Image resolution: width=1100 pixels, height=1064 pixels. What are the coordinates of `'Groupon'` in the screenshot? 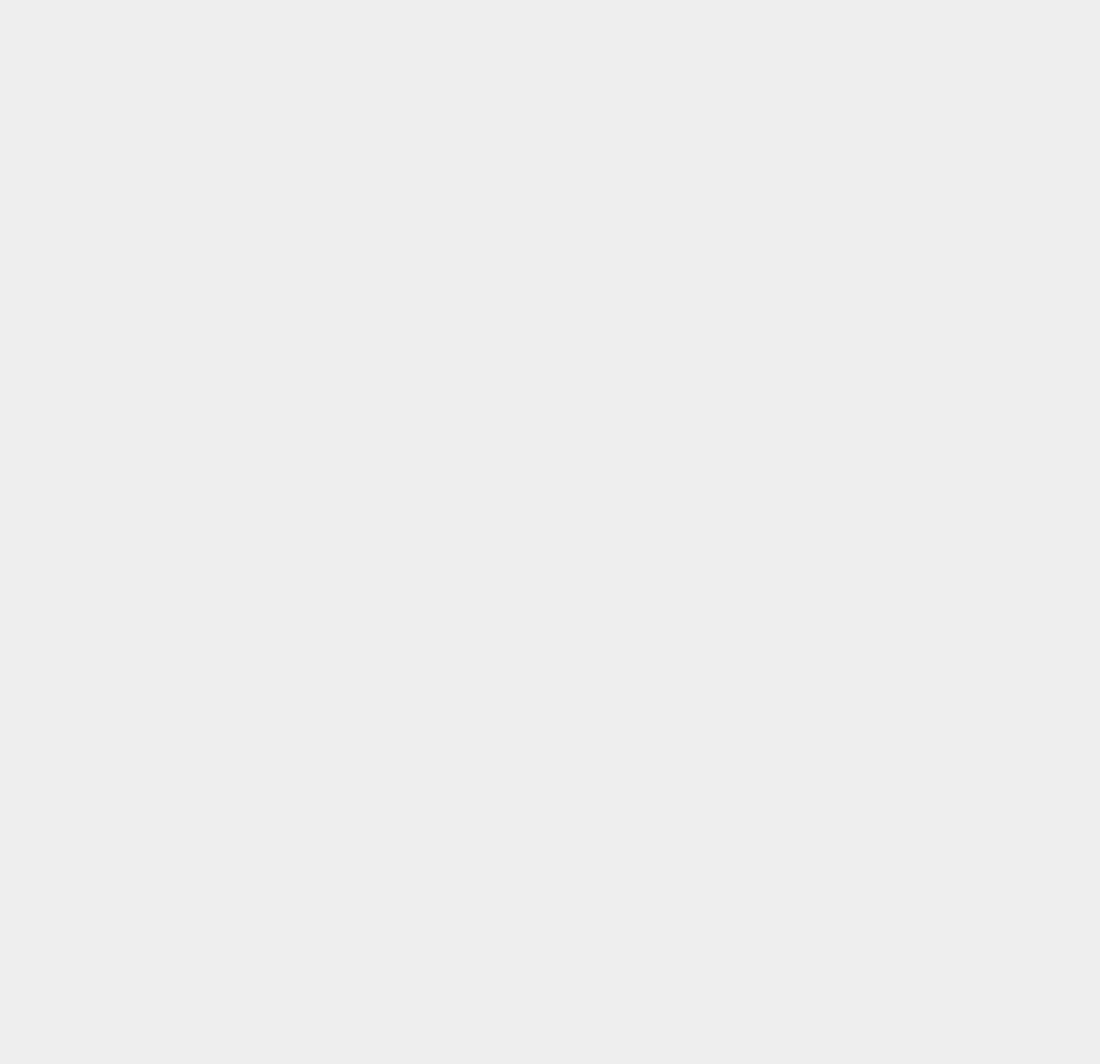 It's located at (805, 896).